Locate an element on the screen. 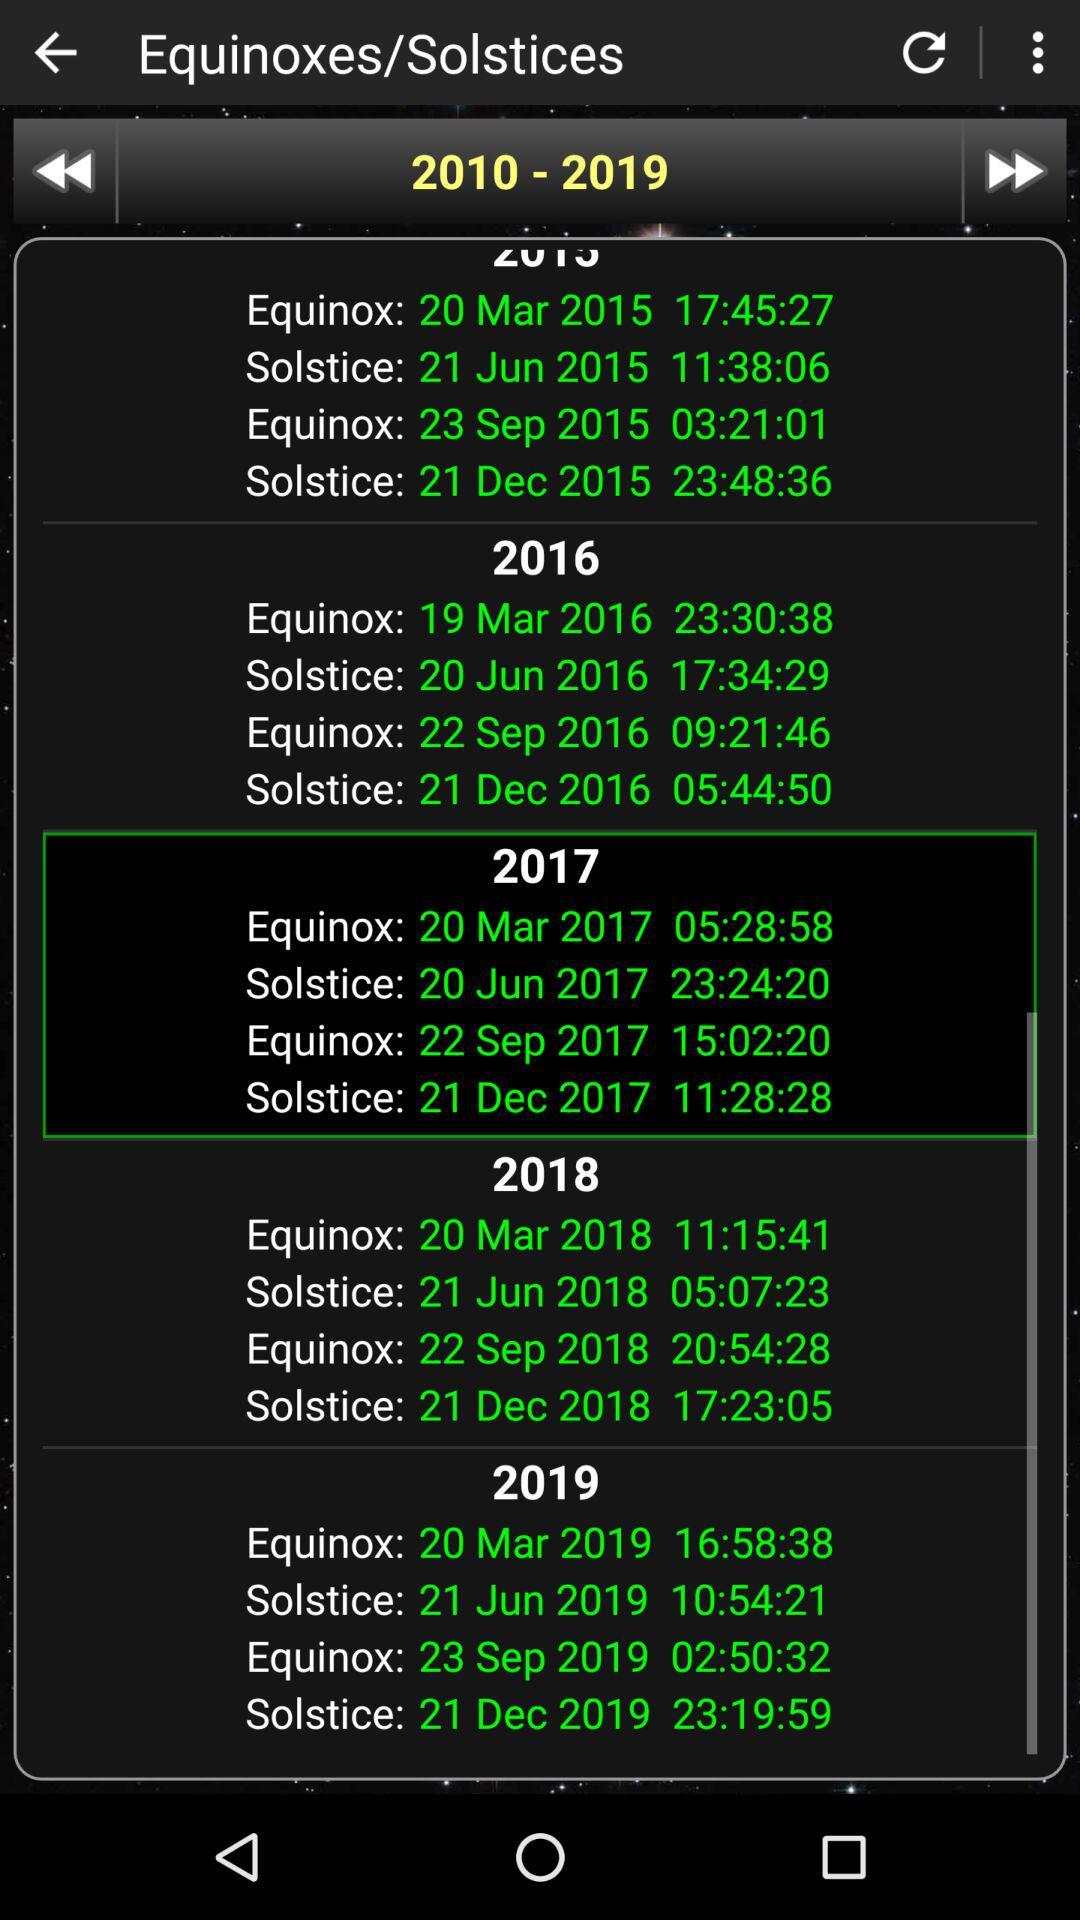  the more icon is located at coordinates (1036, 52).